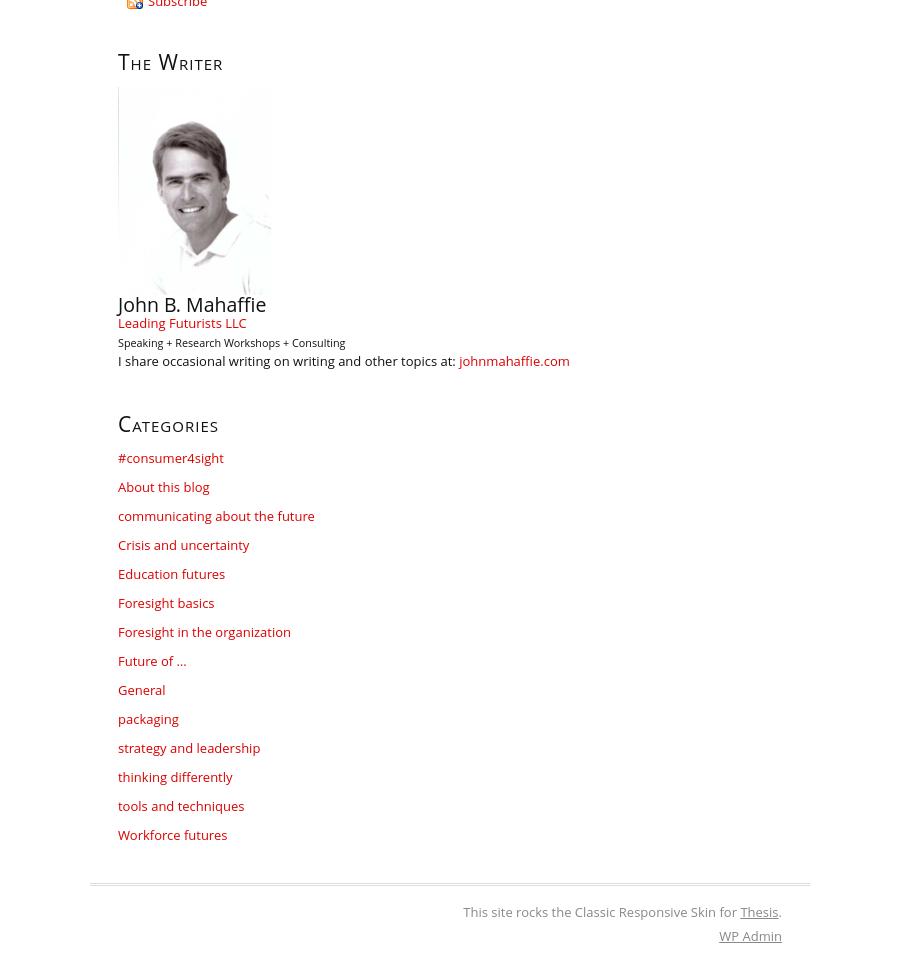  Describe the element at coordinates (728, 936) in the screenshot. I see `'WP'` at that location.